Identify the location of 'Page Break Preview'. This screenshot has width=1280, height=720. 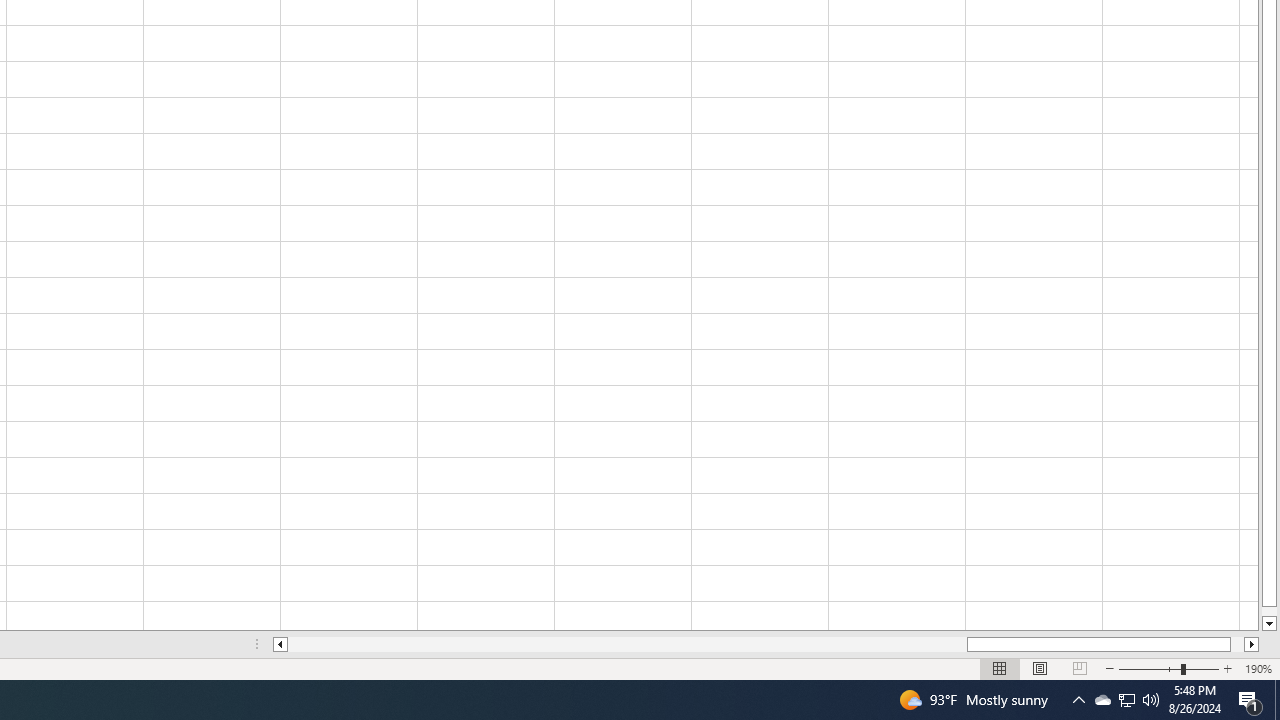
(1078, 669).